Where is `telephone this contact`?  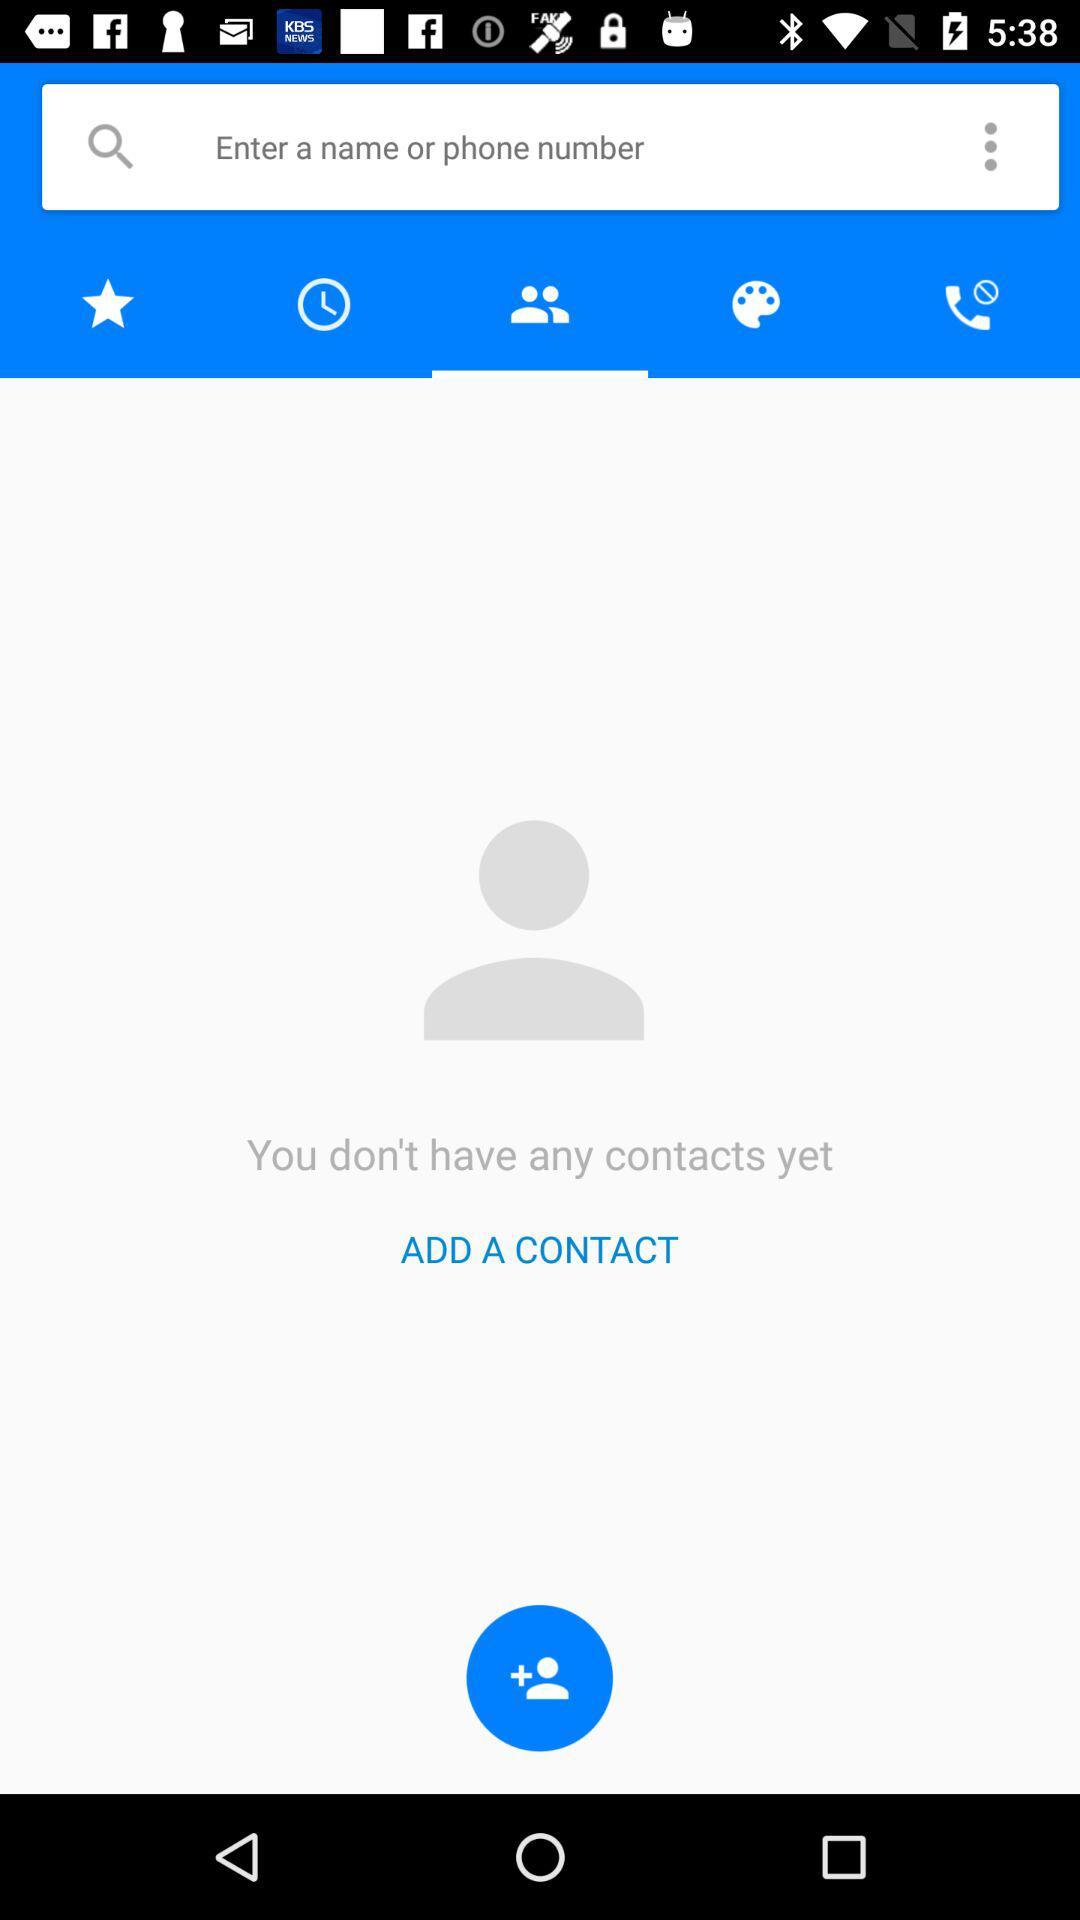
telephone this contact is located at coordinates (971, 303).